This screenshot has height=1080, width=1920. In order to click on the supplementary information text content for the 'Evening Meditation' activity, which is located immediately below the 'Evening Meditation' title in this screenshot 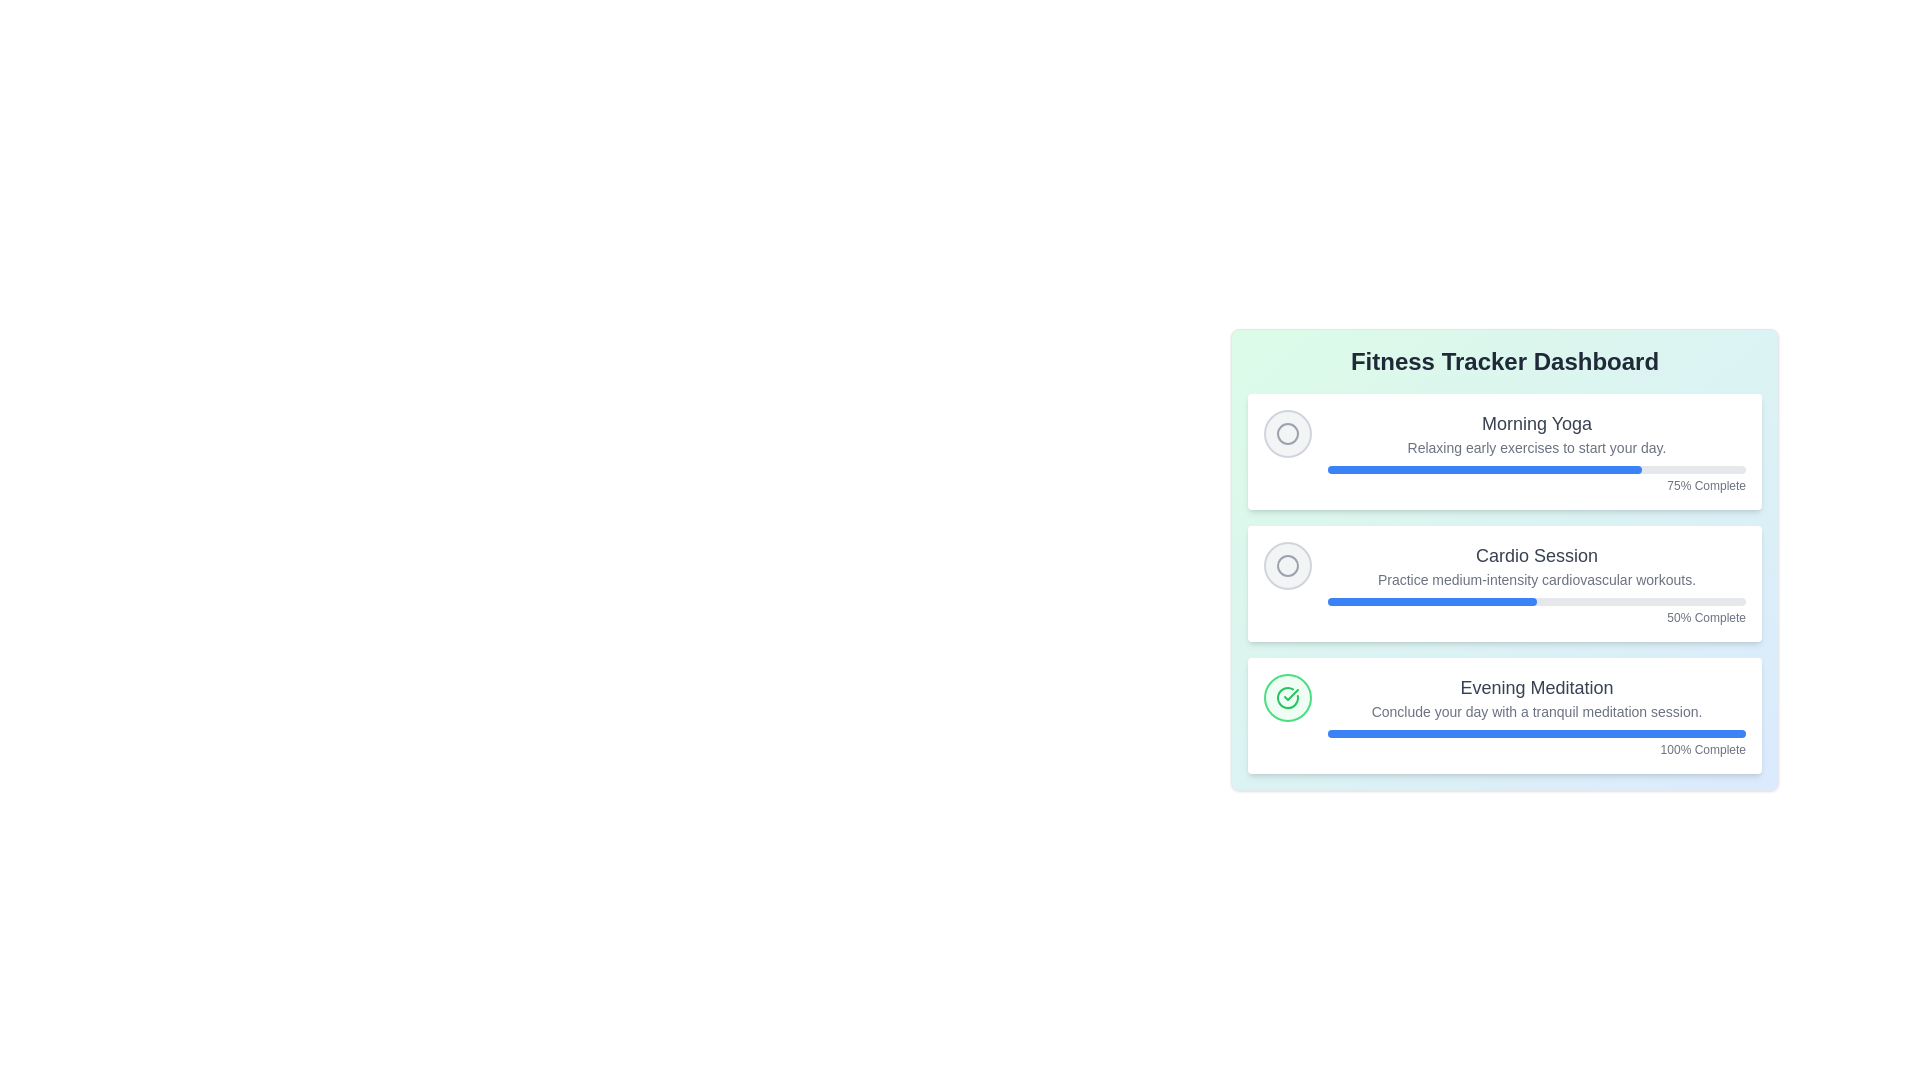, I will do `click(1535, 711)`.